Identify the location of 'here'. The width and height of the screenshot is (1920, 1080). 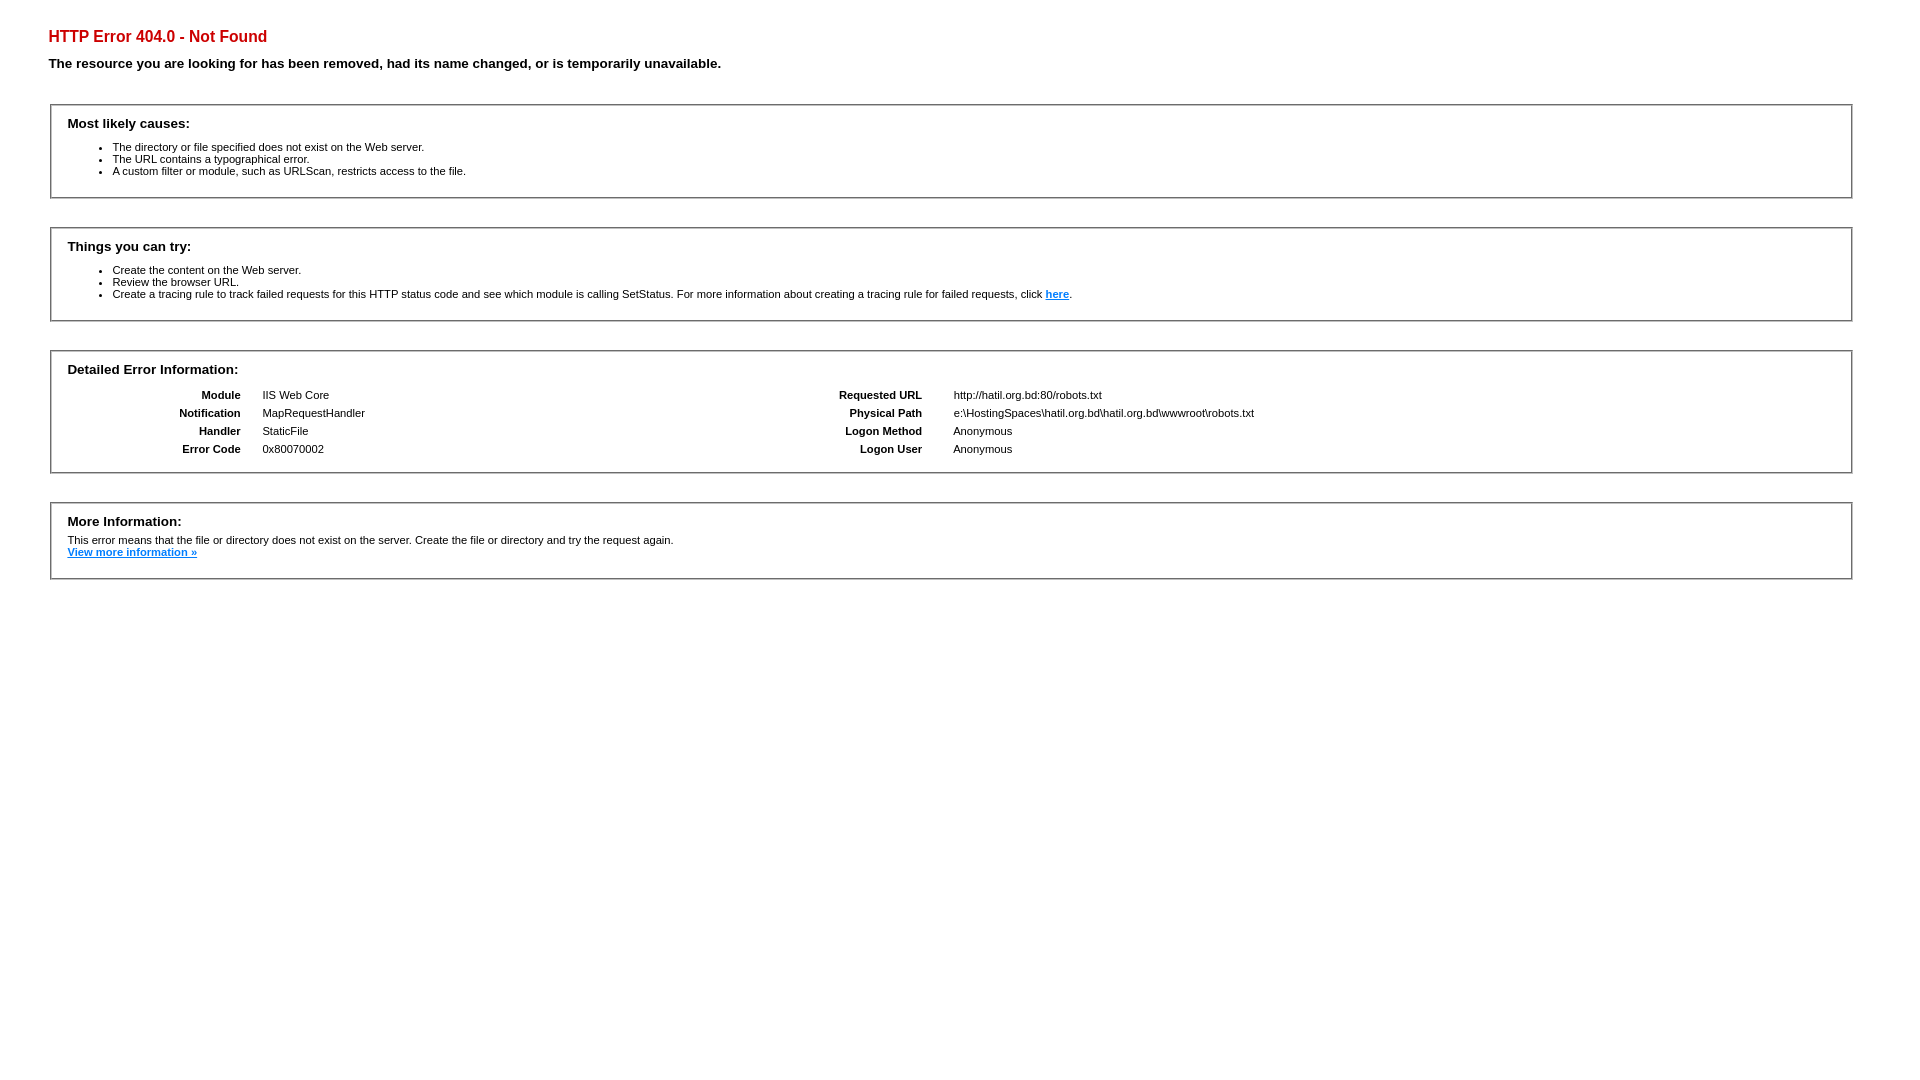
(1056, 293).